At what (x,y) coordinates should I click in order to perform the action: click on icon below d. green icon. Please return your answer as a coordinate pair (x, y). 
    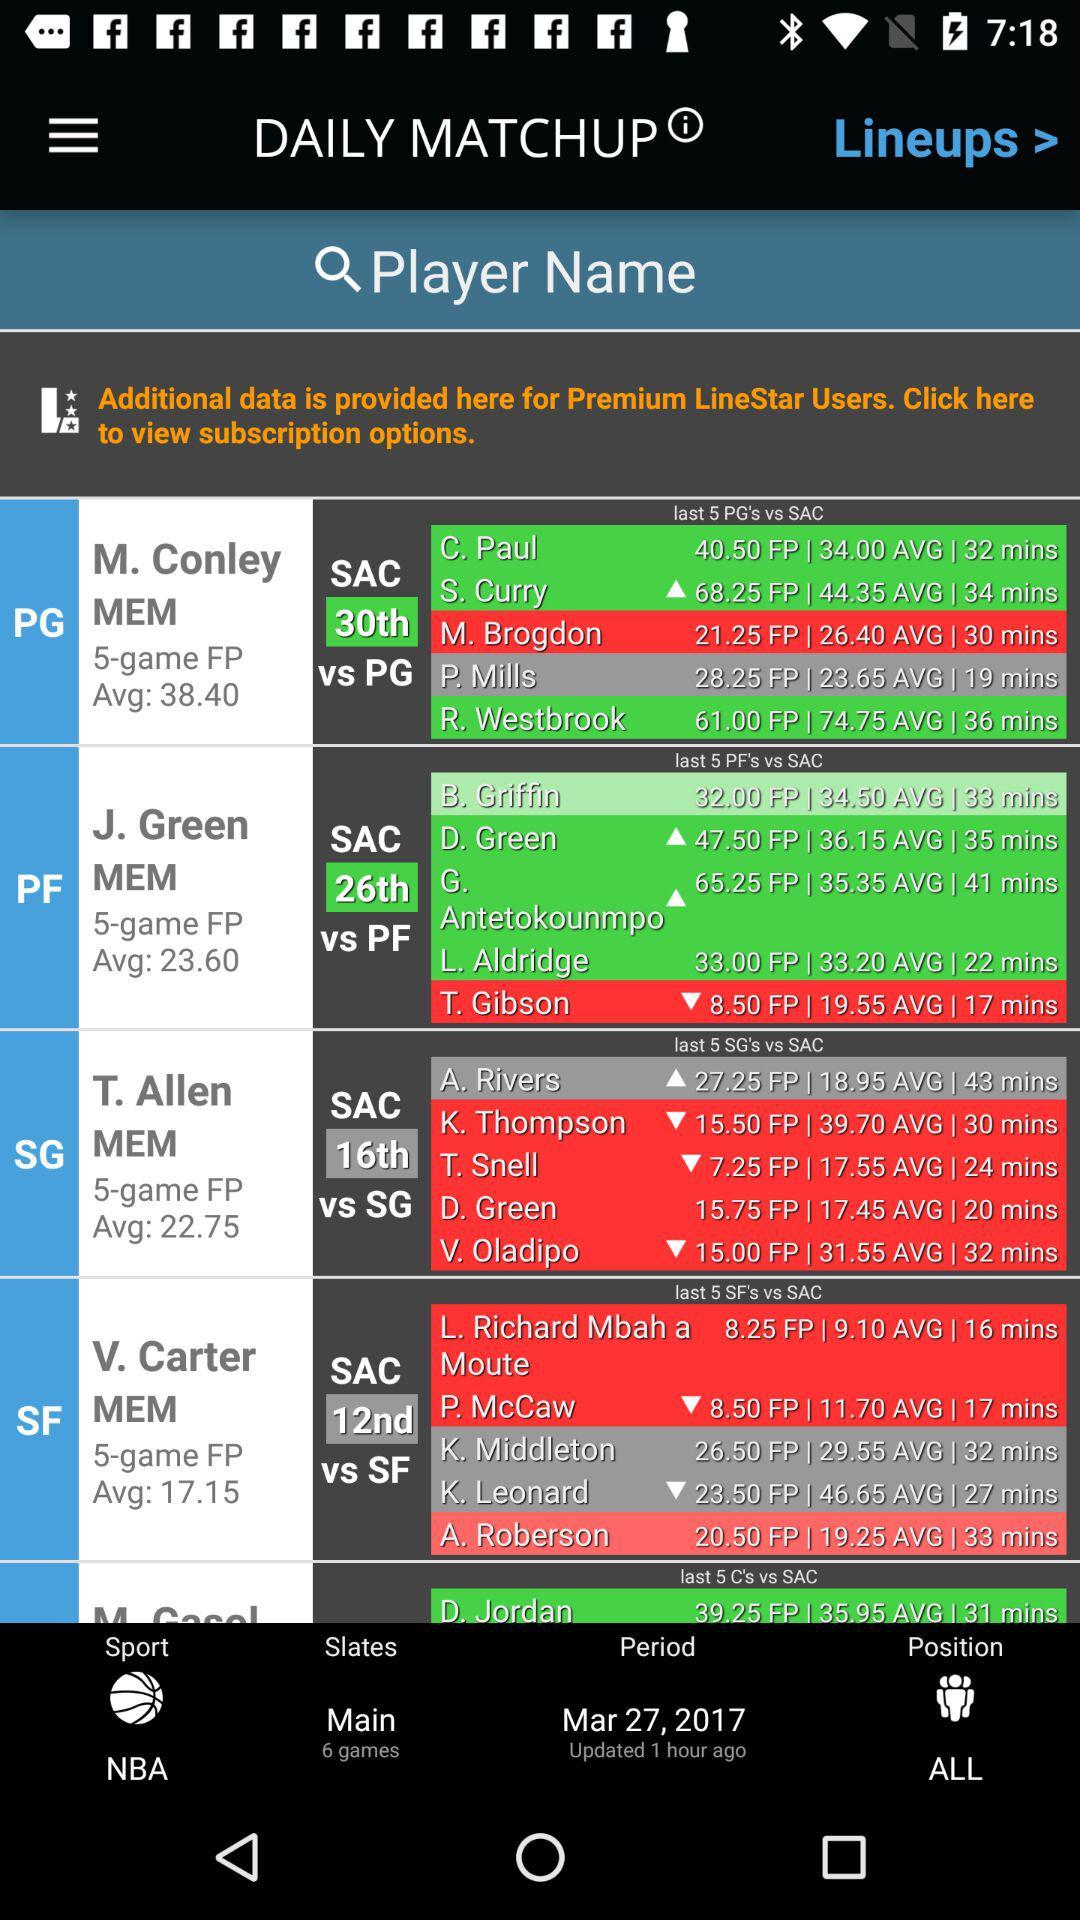
    Looking at the image, I should click on (552, 896).